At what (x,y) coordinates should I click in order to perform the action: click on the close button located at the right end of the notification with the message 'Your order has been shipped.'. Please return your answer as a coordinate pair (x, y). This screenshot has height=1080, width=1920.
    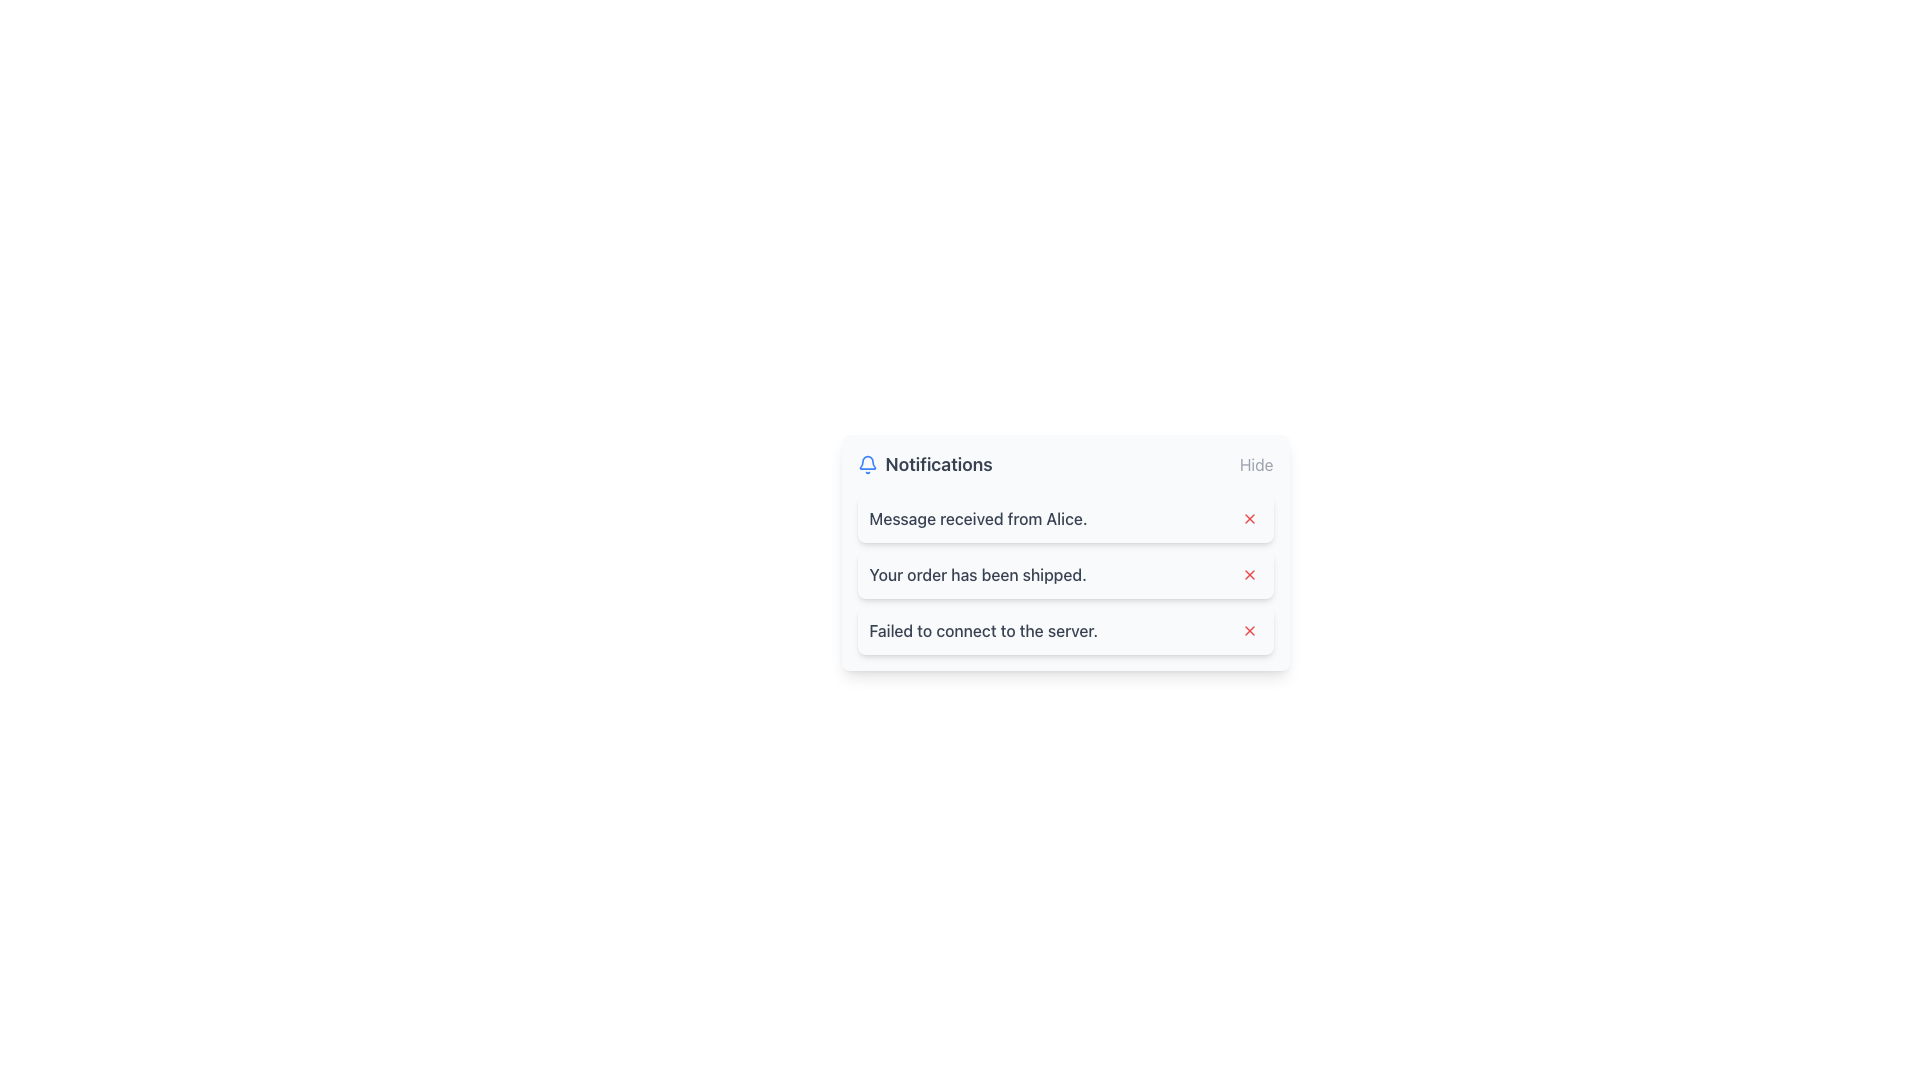
    Looking at the image, I should click on (1248, 574).